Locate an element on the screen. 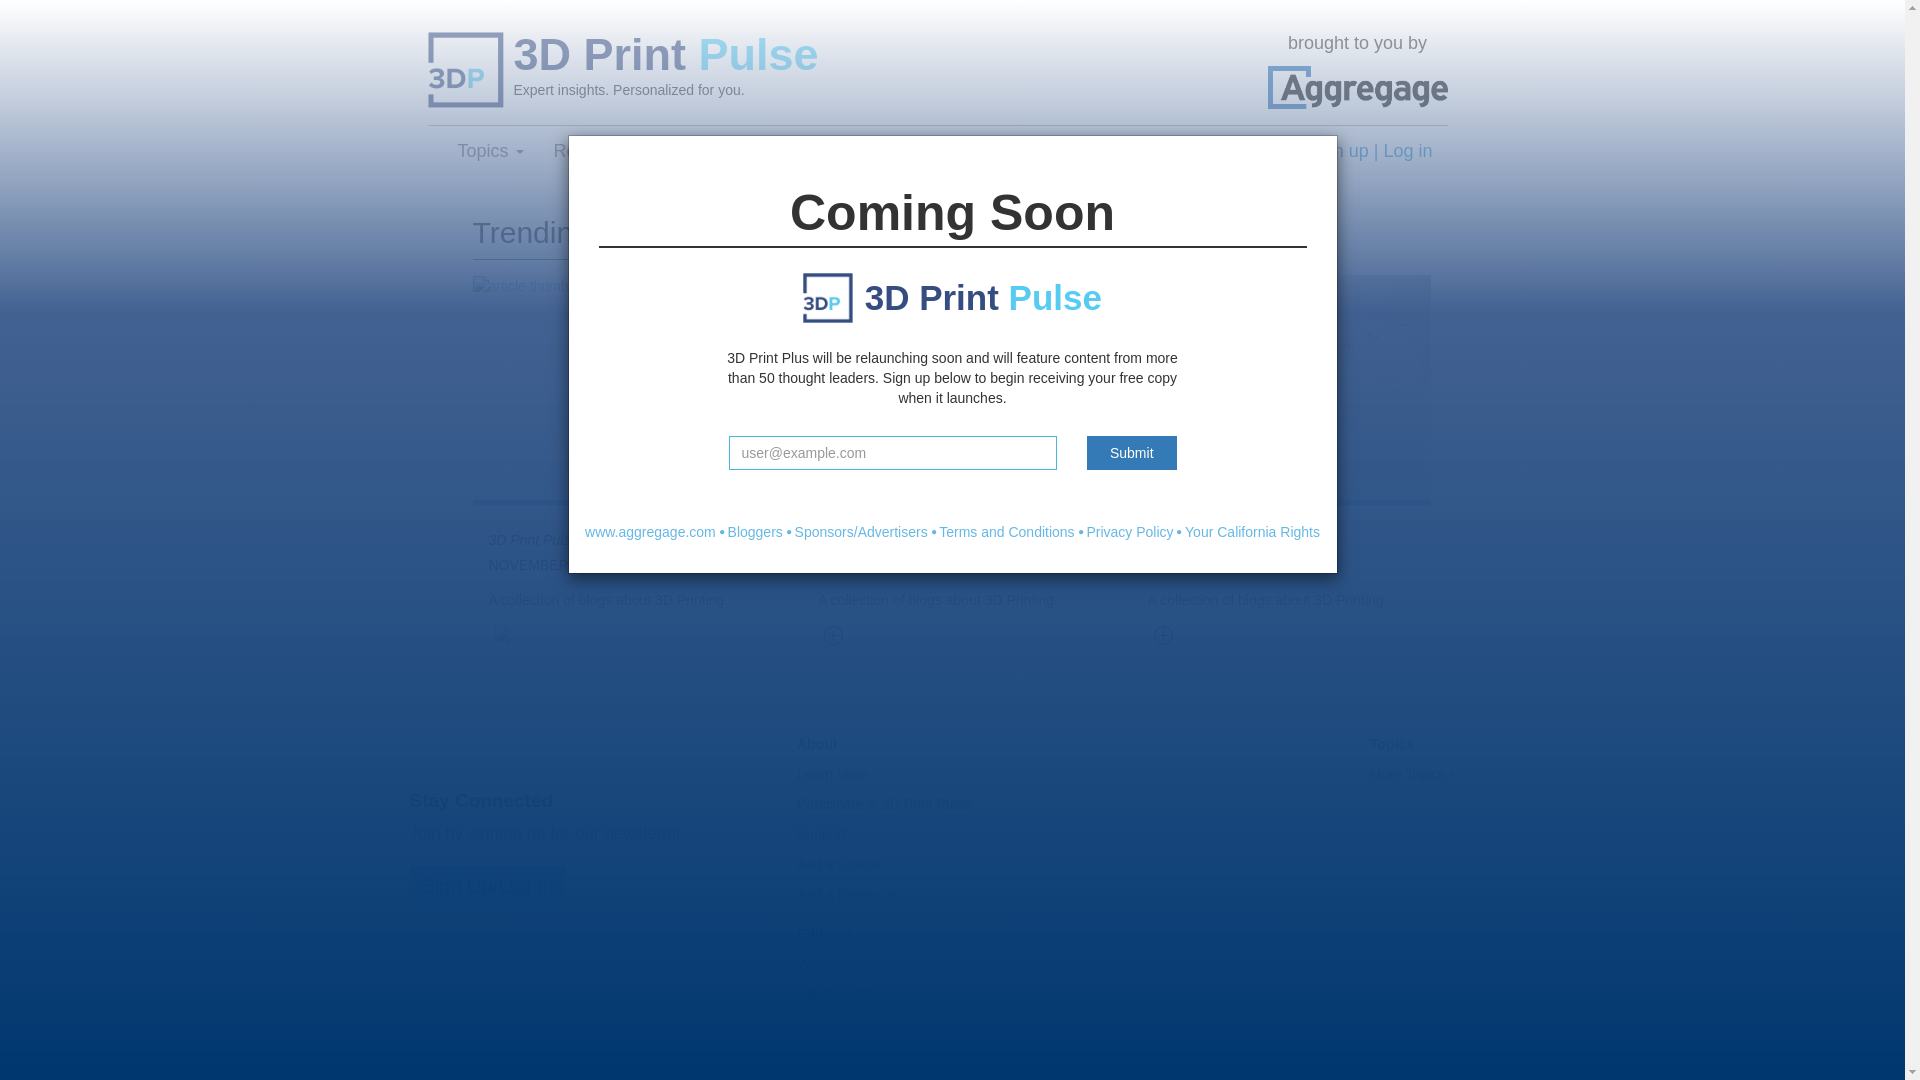  'Topics' is located at coordinates (489, 149).